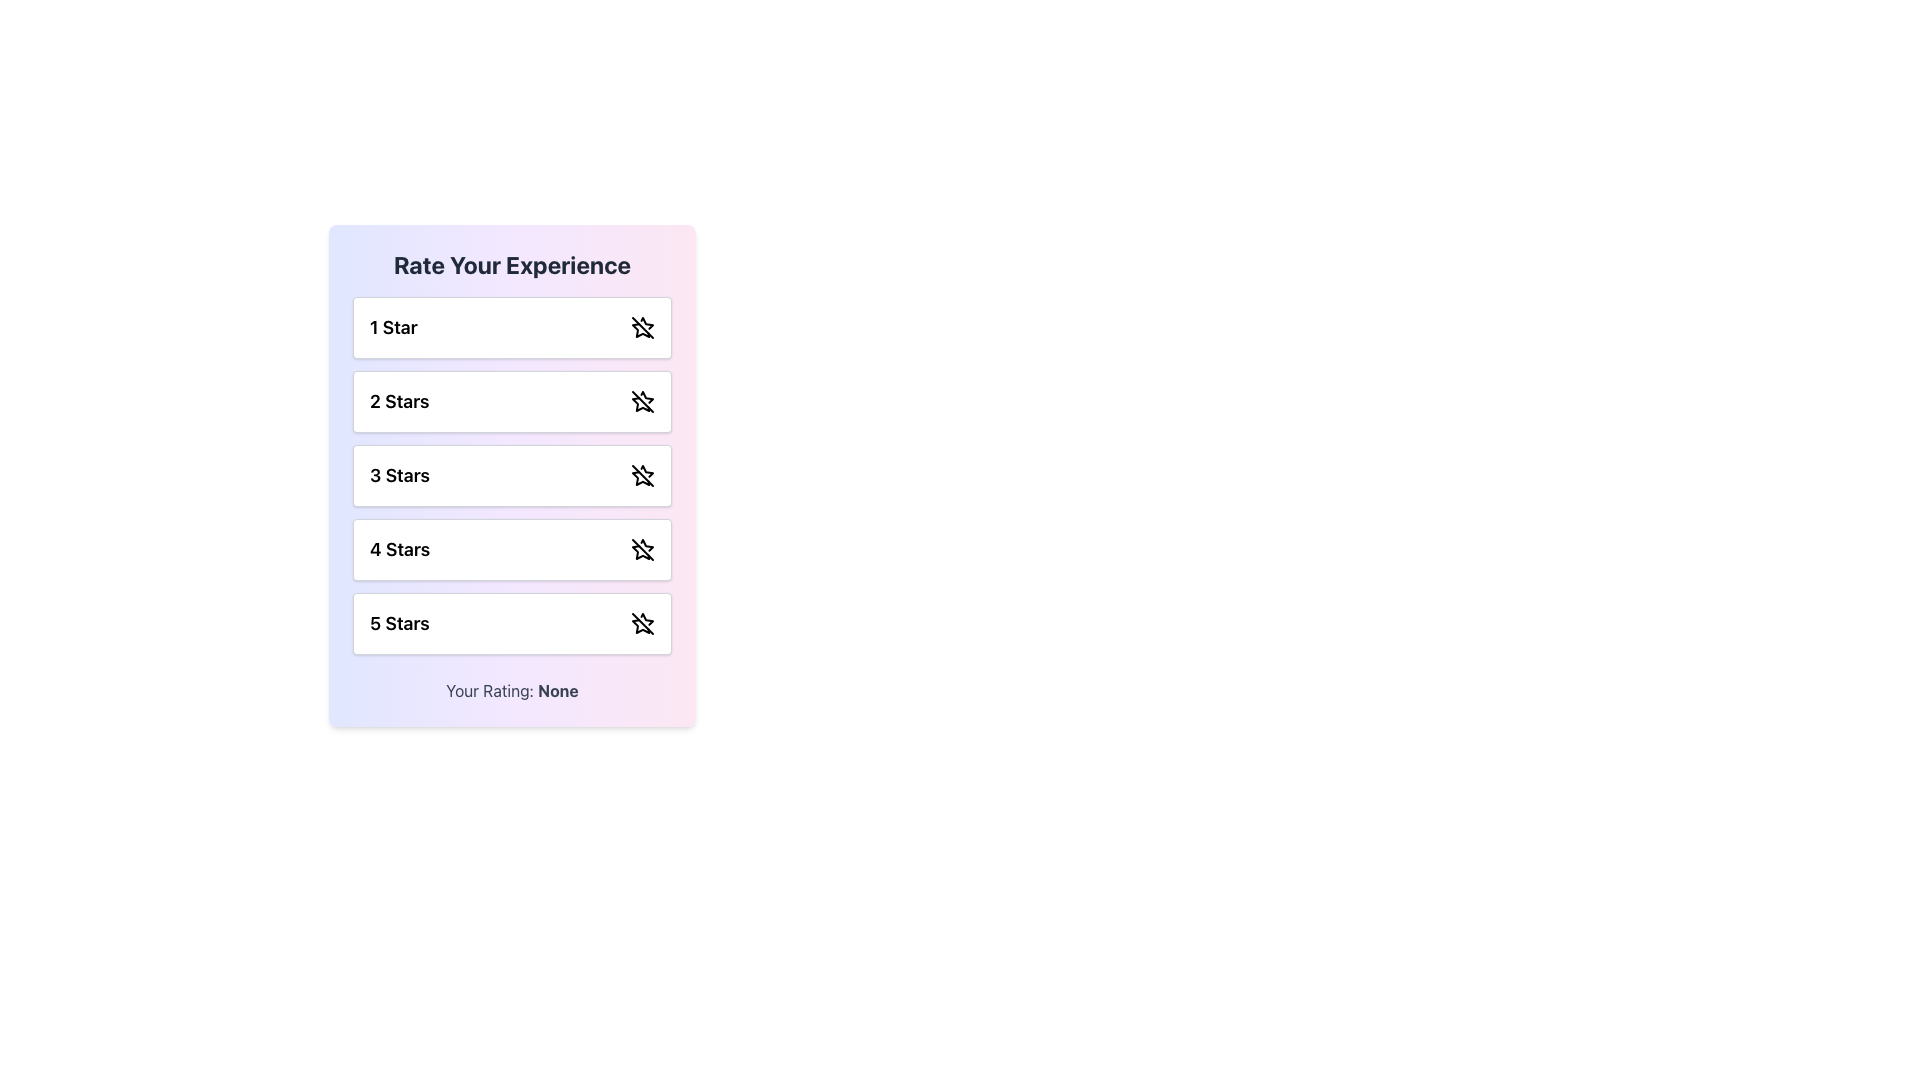 The width and height of the screenshot is (1920, 1080). Describe the element at coordinates (643, 475) in the screenshot. I see `the iconographic element representing the disabled or muted state for the '3 Stars' rating option located in the third item of the vertical list` at that location.